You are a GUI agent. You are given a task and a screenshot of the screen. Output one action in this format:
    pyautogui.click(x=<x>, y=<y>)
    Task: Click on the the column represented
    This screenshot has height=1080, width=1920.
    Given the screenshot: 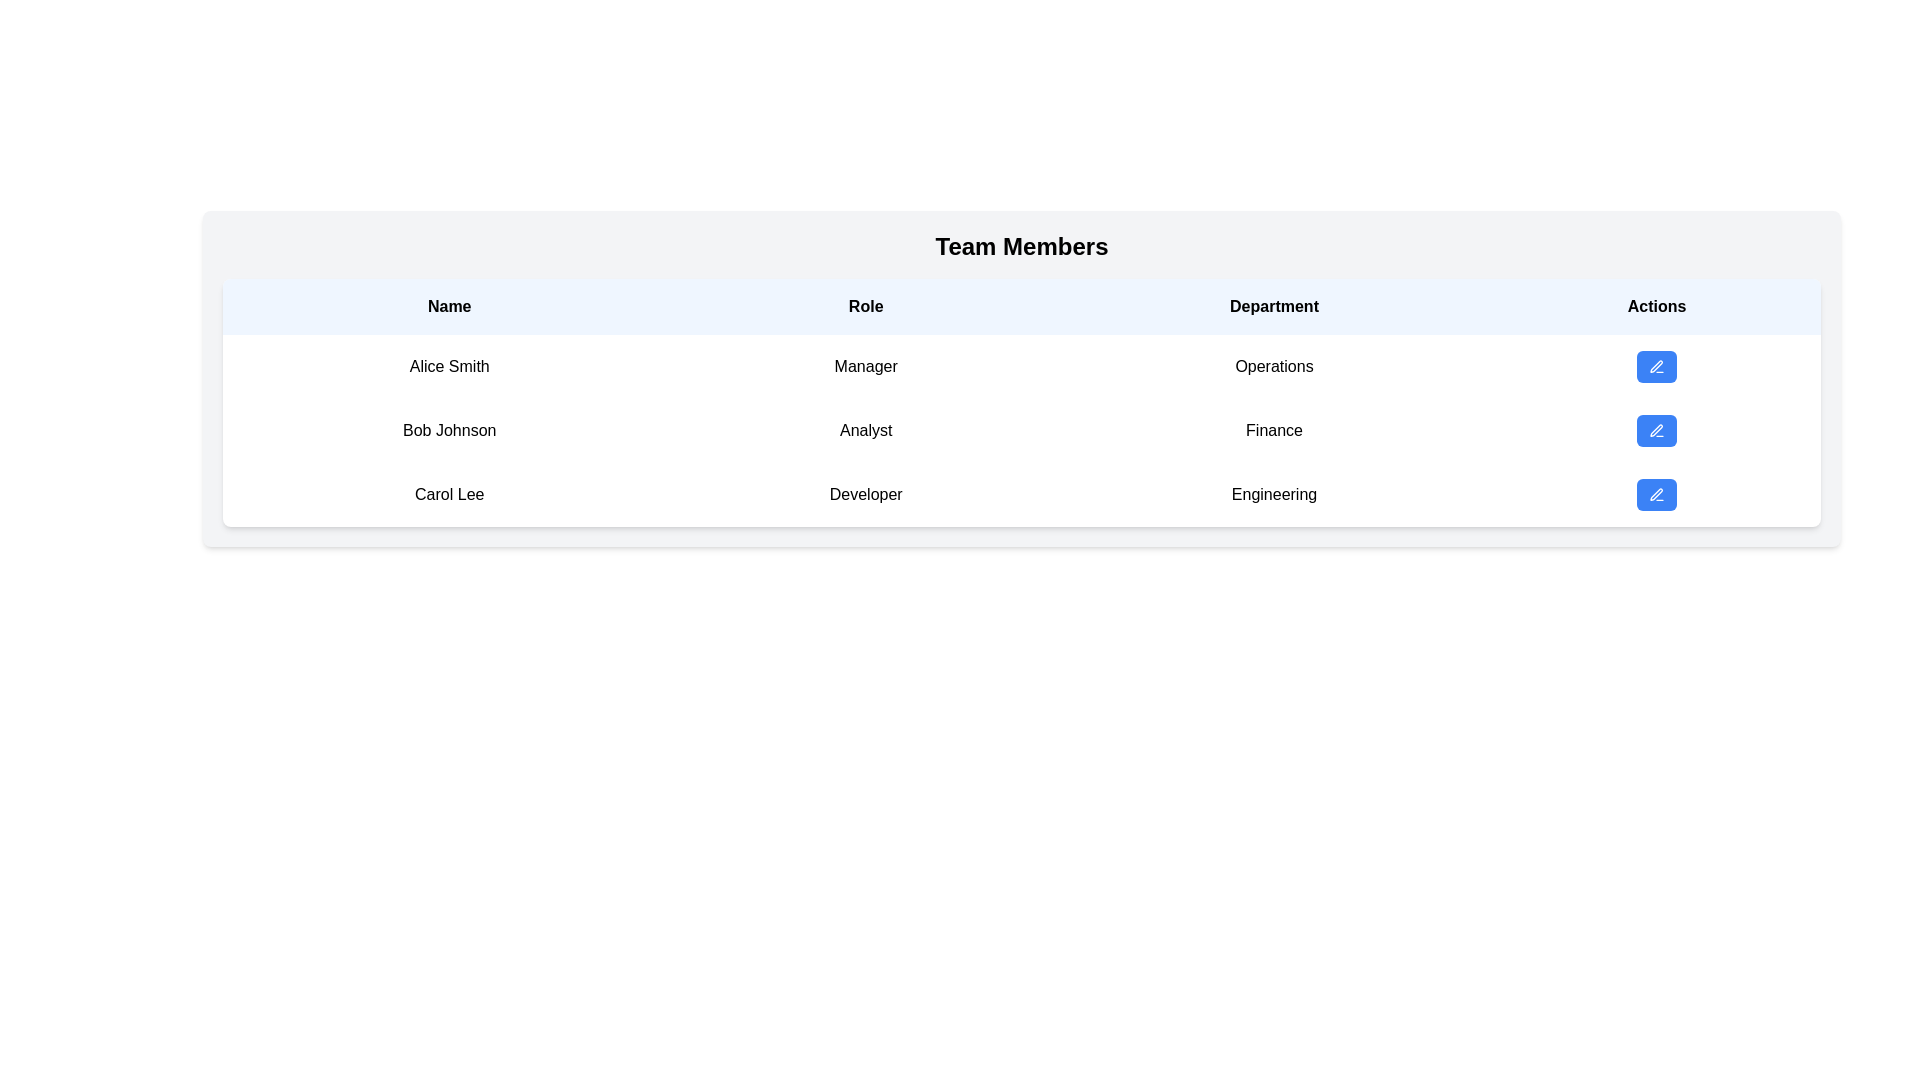 What is the action you would take?
    pyautogui.click(x=866, y=307)
    